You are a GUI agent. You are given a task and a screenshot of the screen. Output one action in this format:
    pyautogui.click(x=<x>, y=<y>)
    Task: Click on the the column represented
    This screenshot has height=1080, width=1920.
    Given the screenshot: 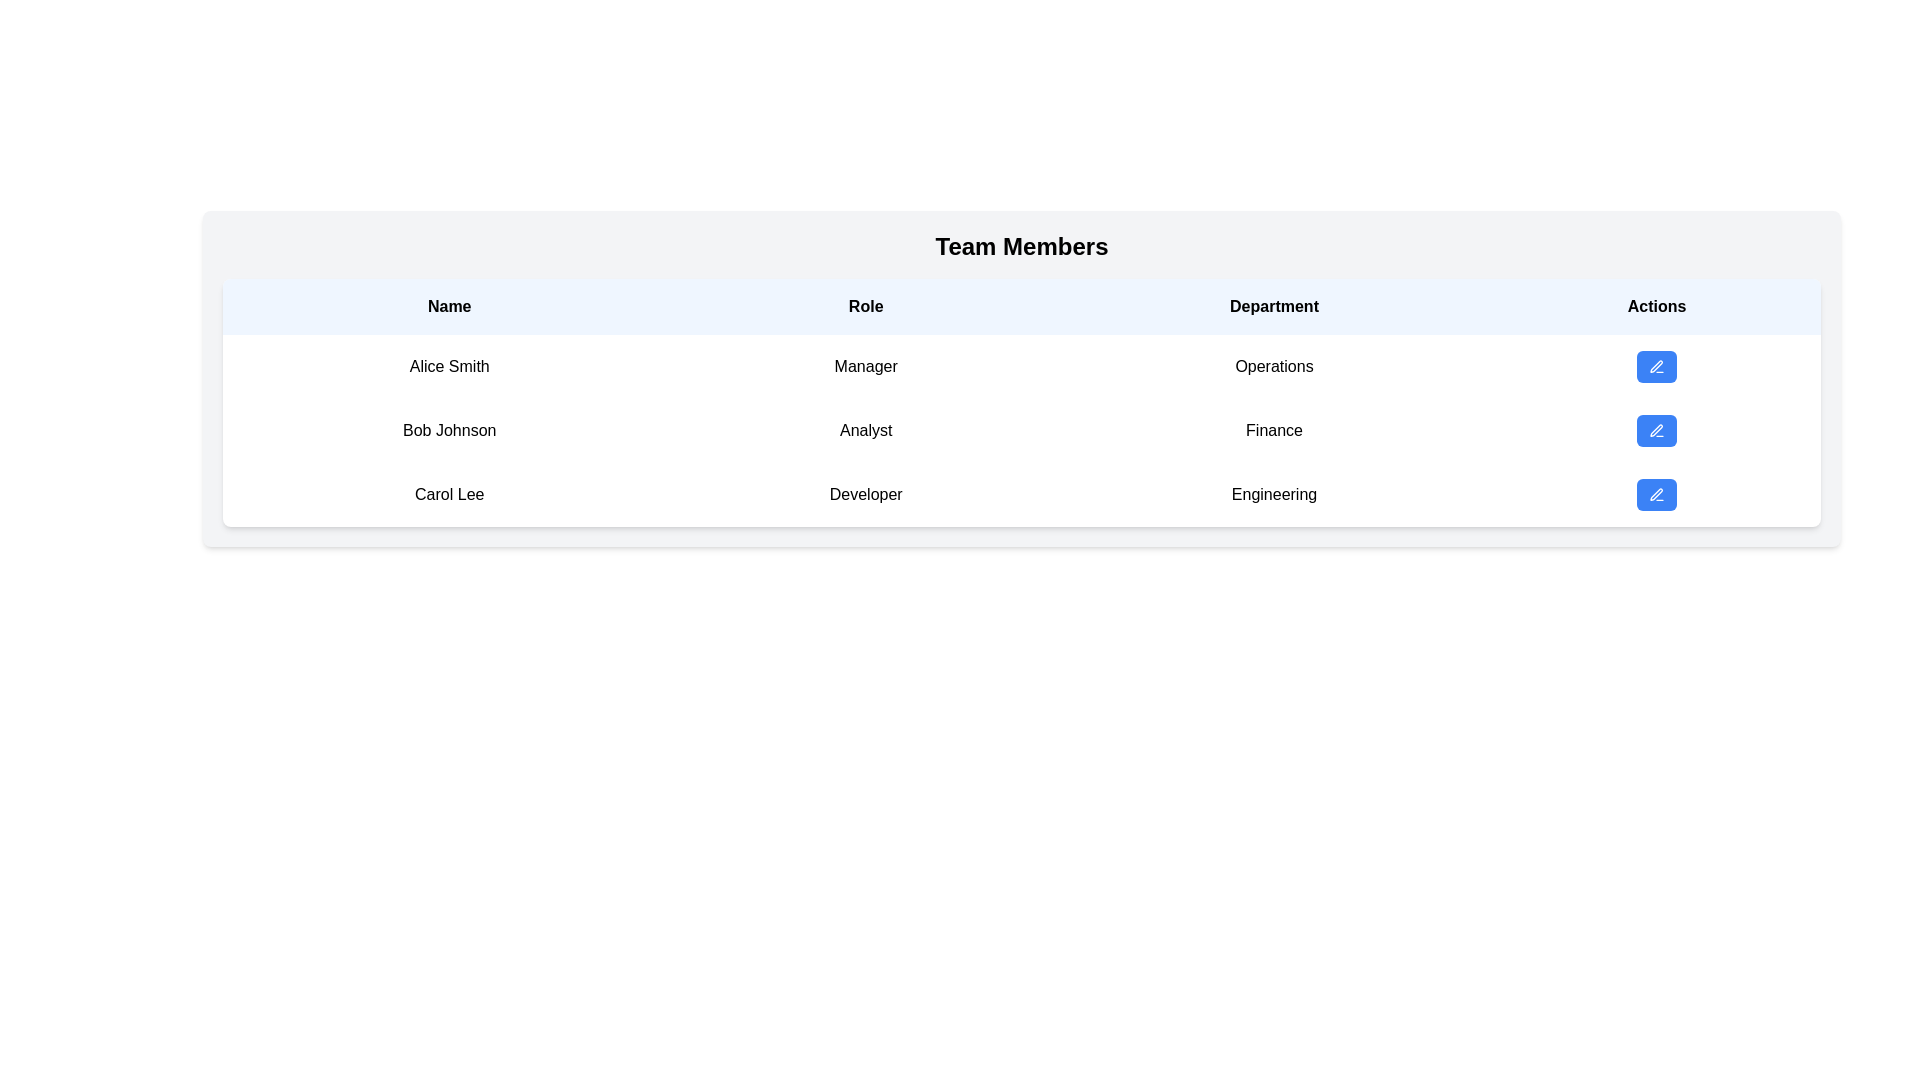 What is the action you would take?
    pyautogui.click(x=866, y=307)
    